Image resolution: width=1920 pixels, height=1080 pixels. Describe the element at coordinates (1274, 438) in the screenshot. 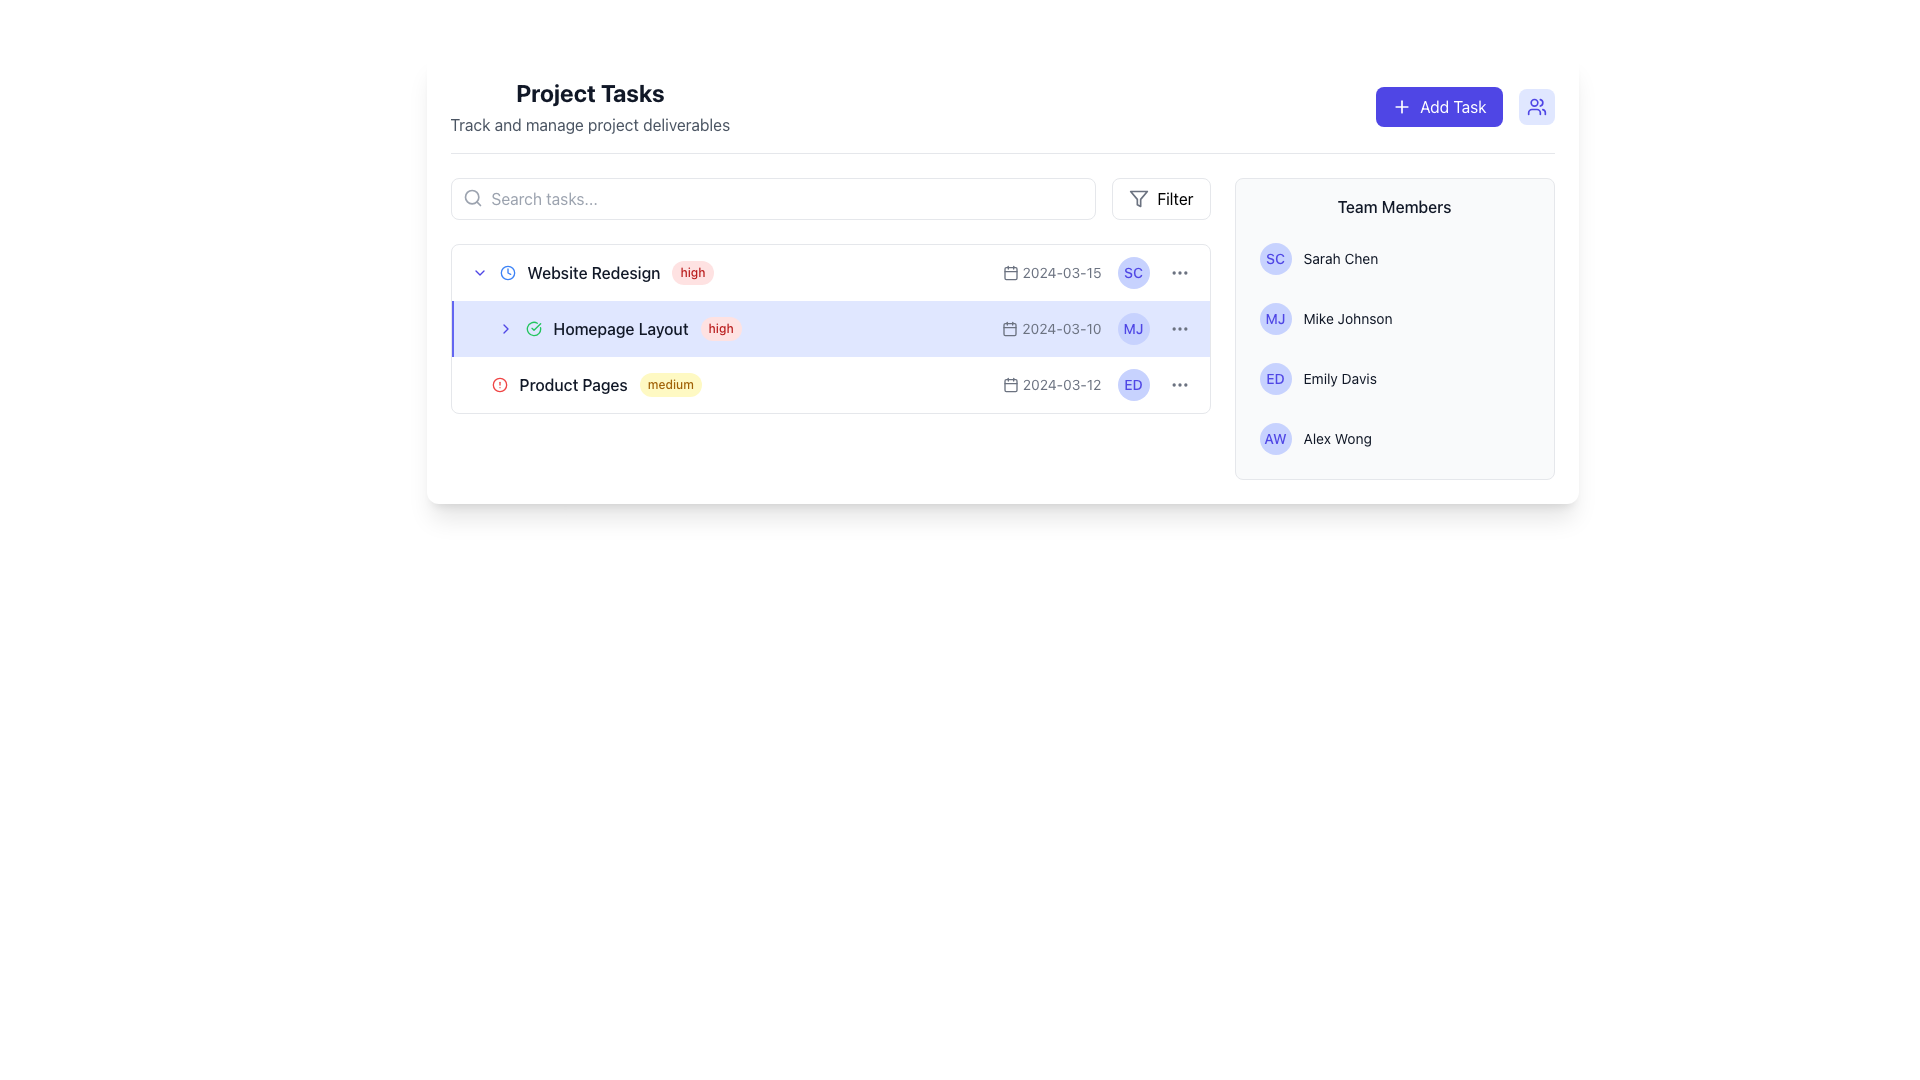

I see `the avatar placeholder for team member 'AW' located in the 'Team Members' section, positioned at the far right of the layout, directly preceding the text 'Alex Wong'` at that location.